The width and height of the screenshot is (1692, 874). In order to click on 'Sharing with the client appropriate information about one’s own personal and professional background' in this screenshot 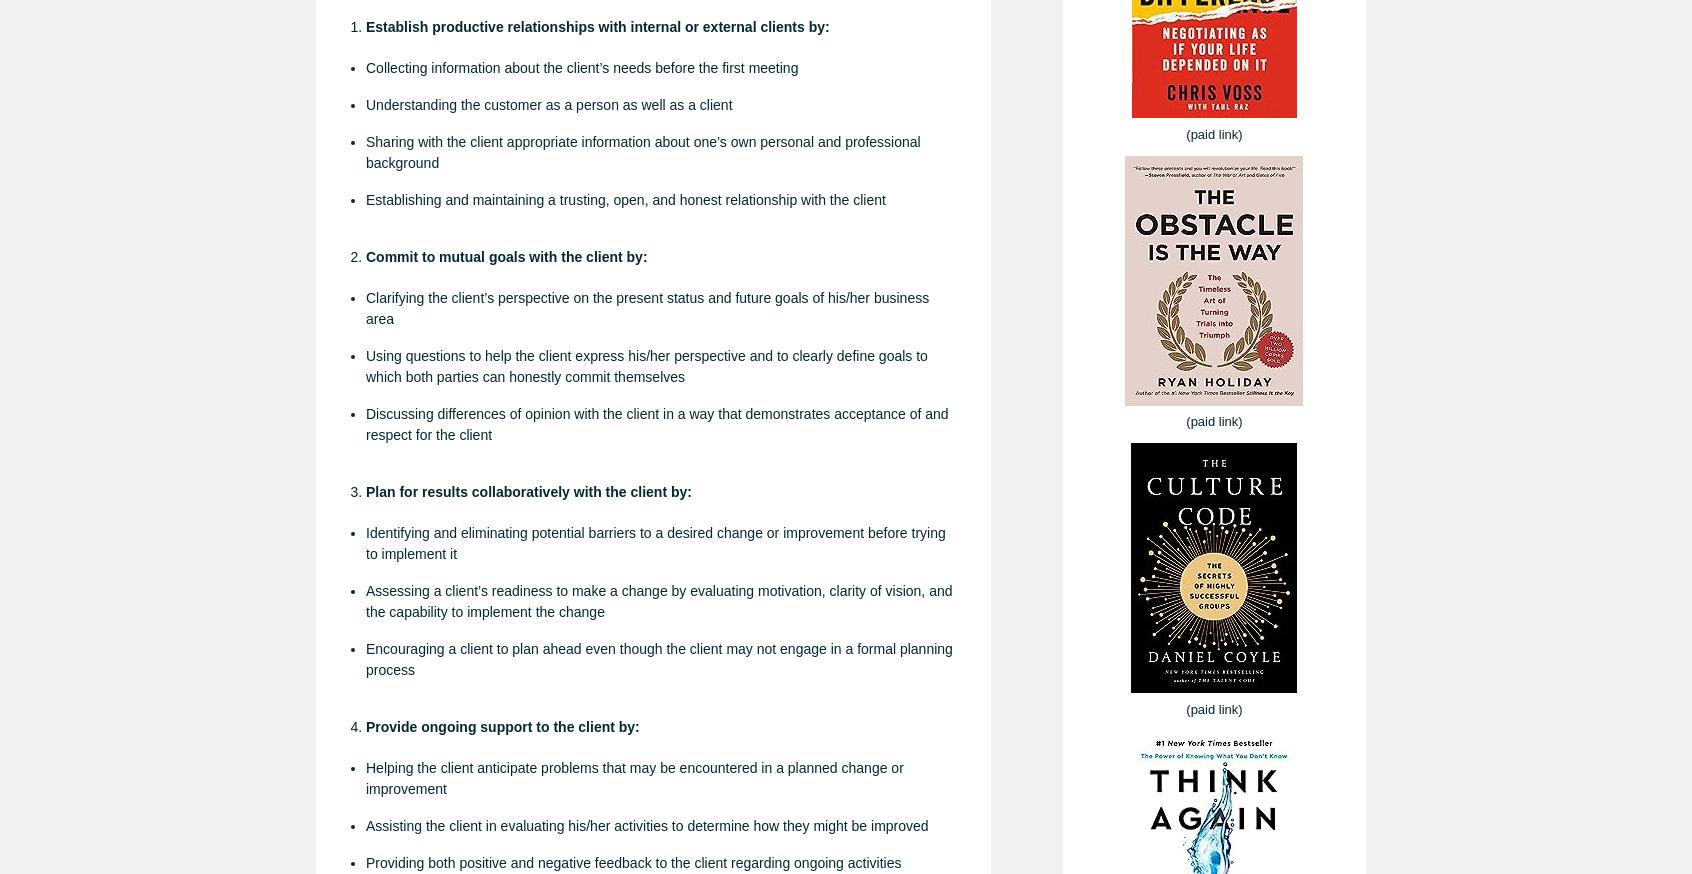, I will do `click(642, 151)`.